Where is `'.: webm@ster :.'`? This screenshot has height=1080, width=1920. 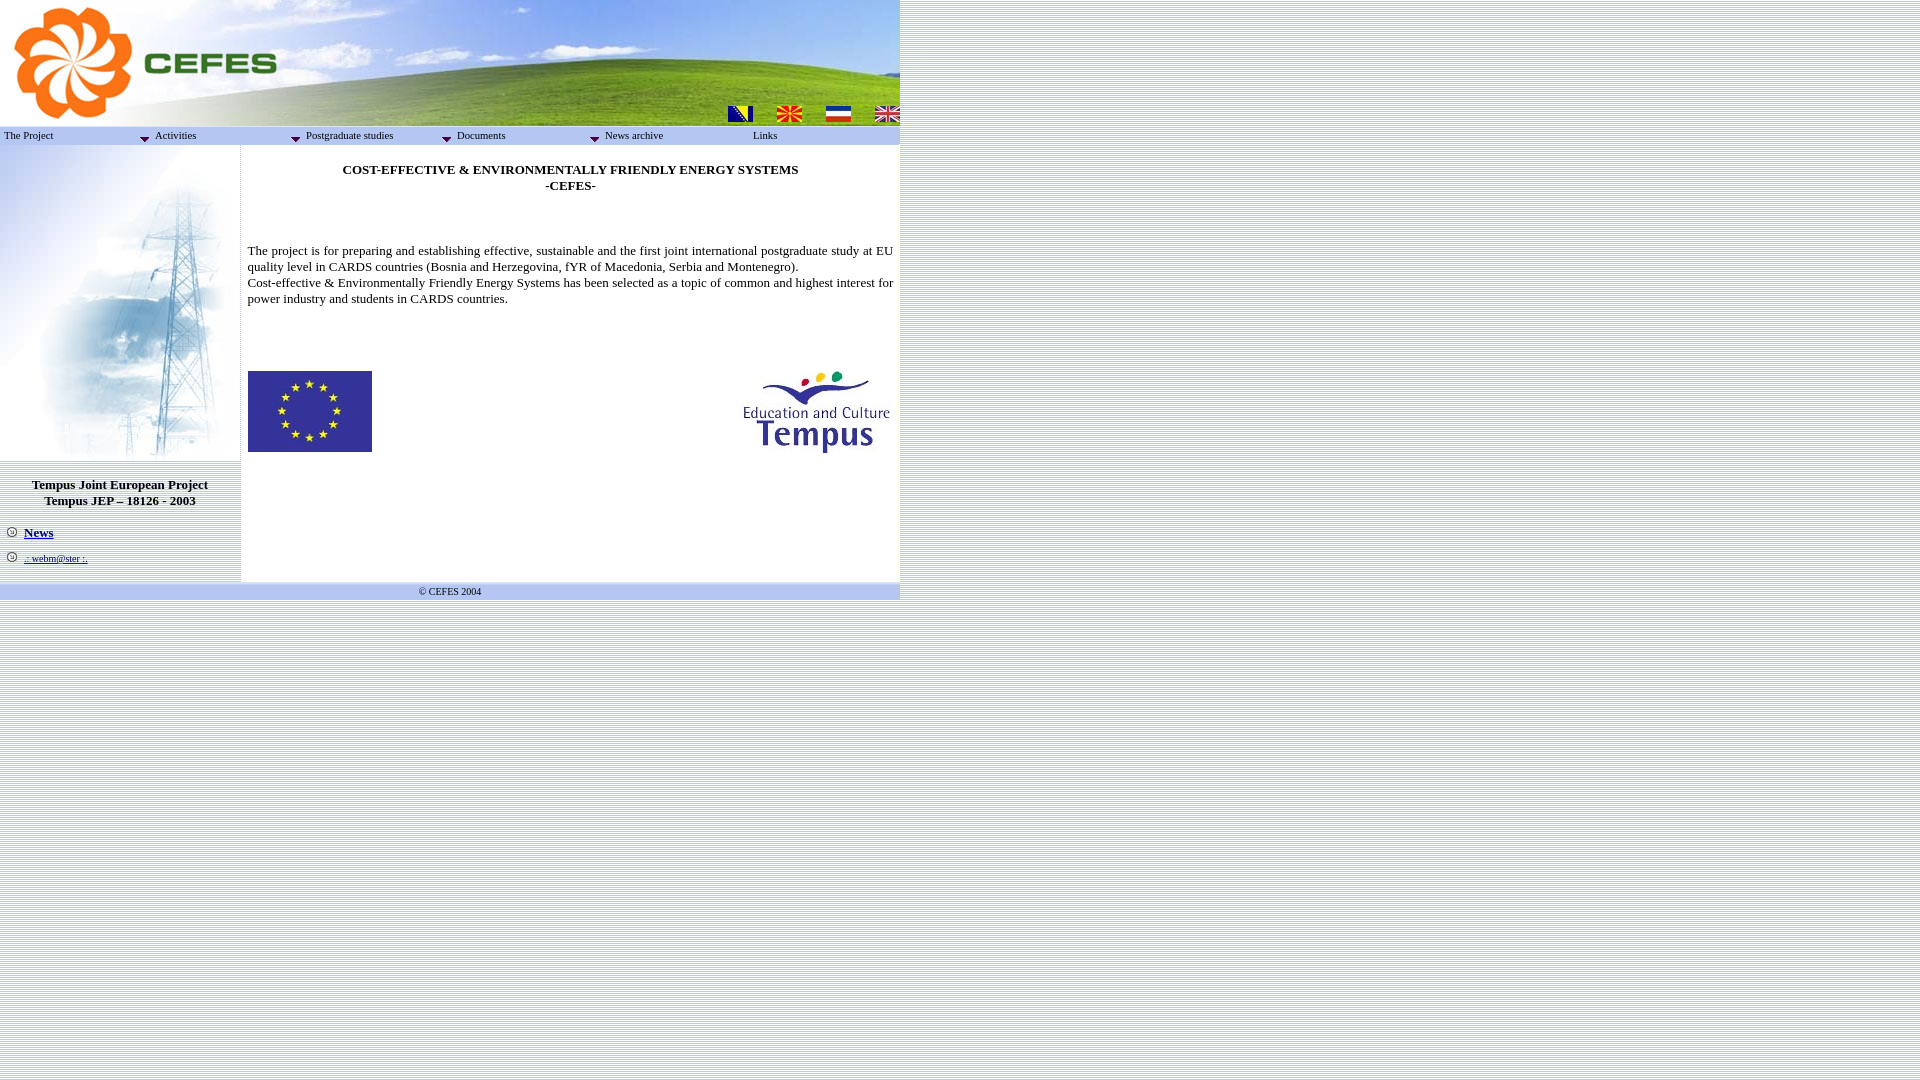
'.: webm@ster :.' is located at coordinates (56, 558).